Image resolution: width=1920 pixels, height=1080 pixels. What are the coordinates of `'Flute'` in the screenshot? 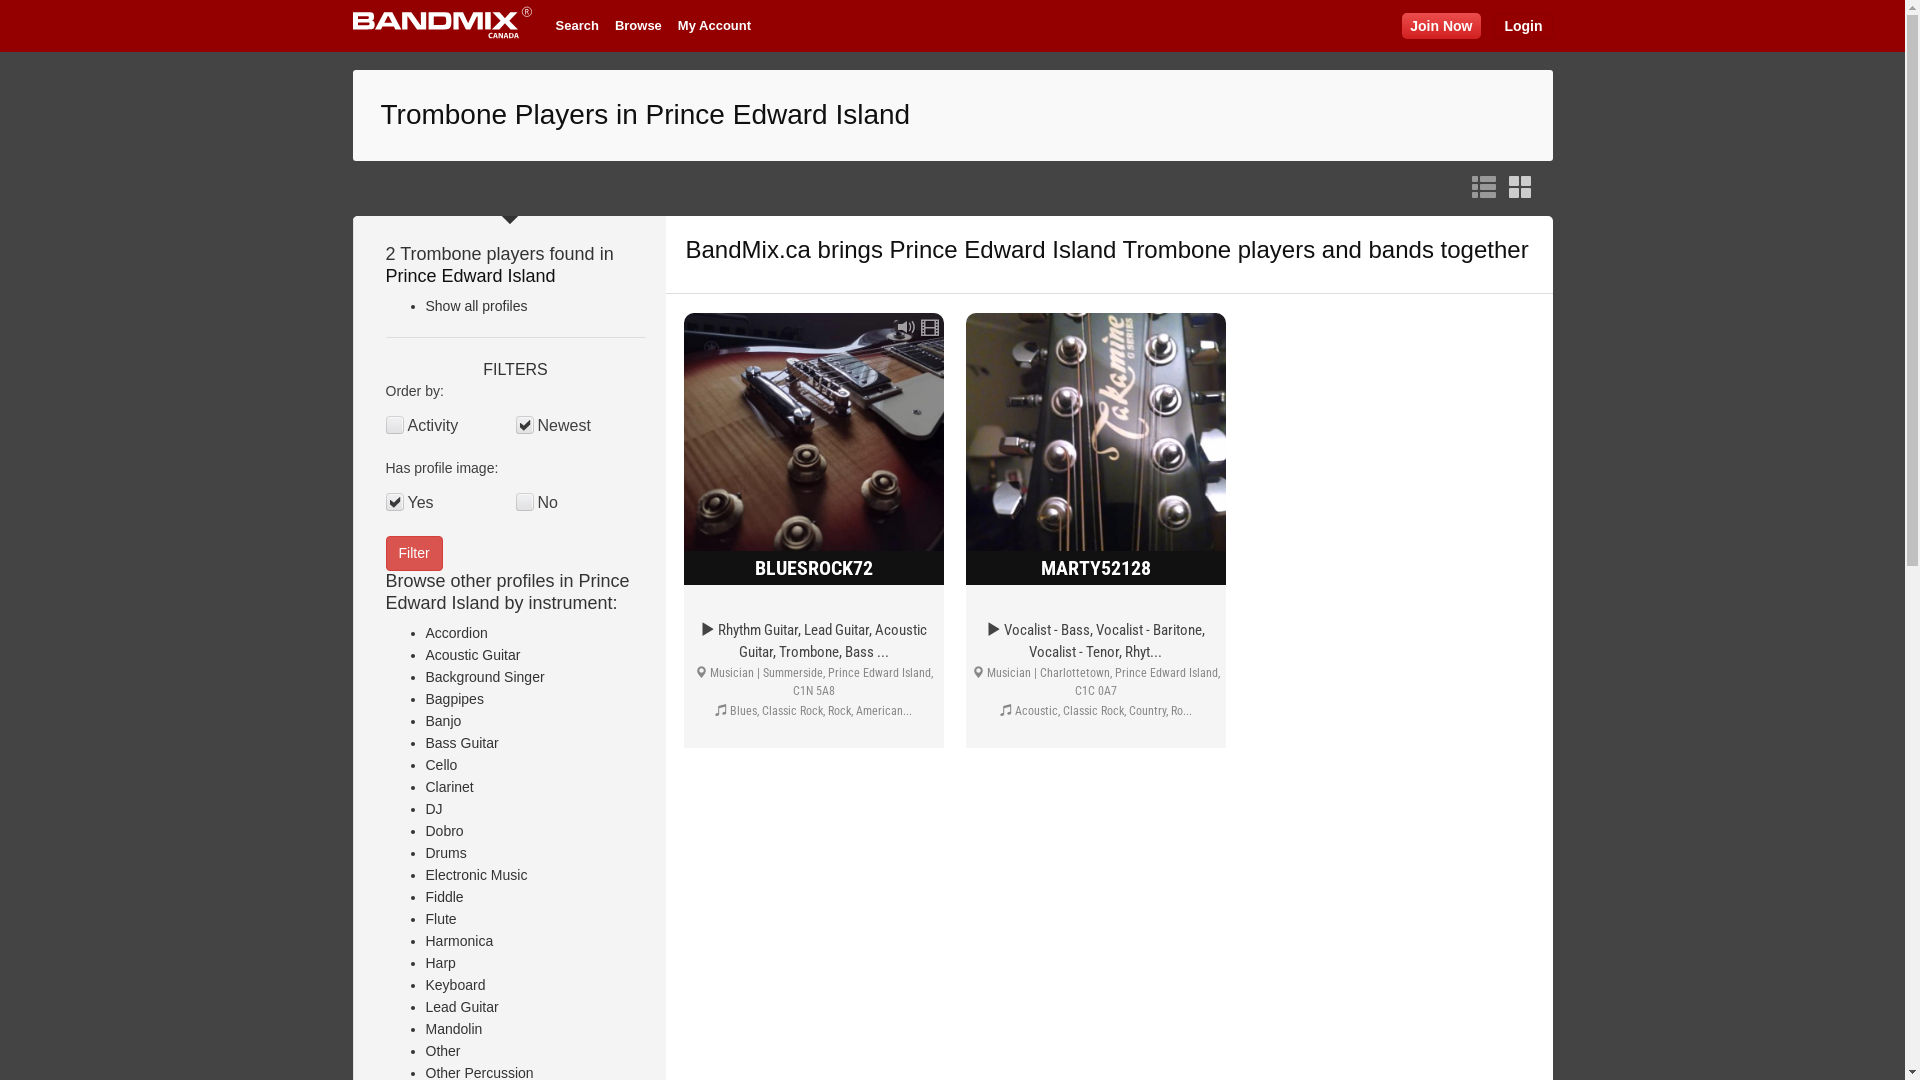 It's located at (440, 918).